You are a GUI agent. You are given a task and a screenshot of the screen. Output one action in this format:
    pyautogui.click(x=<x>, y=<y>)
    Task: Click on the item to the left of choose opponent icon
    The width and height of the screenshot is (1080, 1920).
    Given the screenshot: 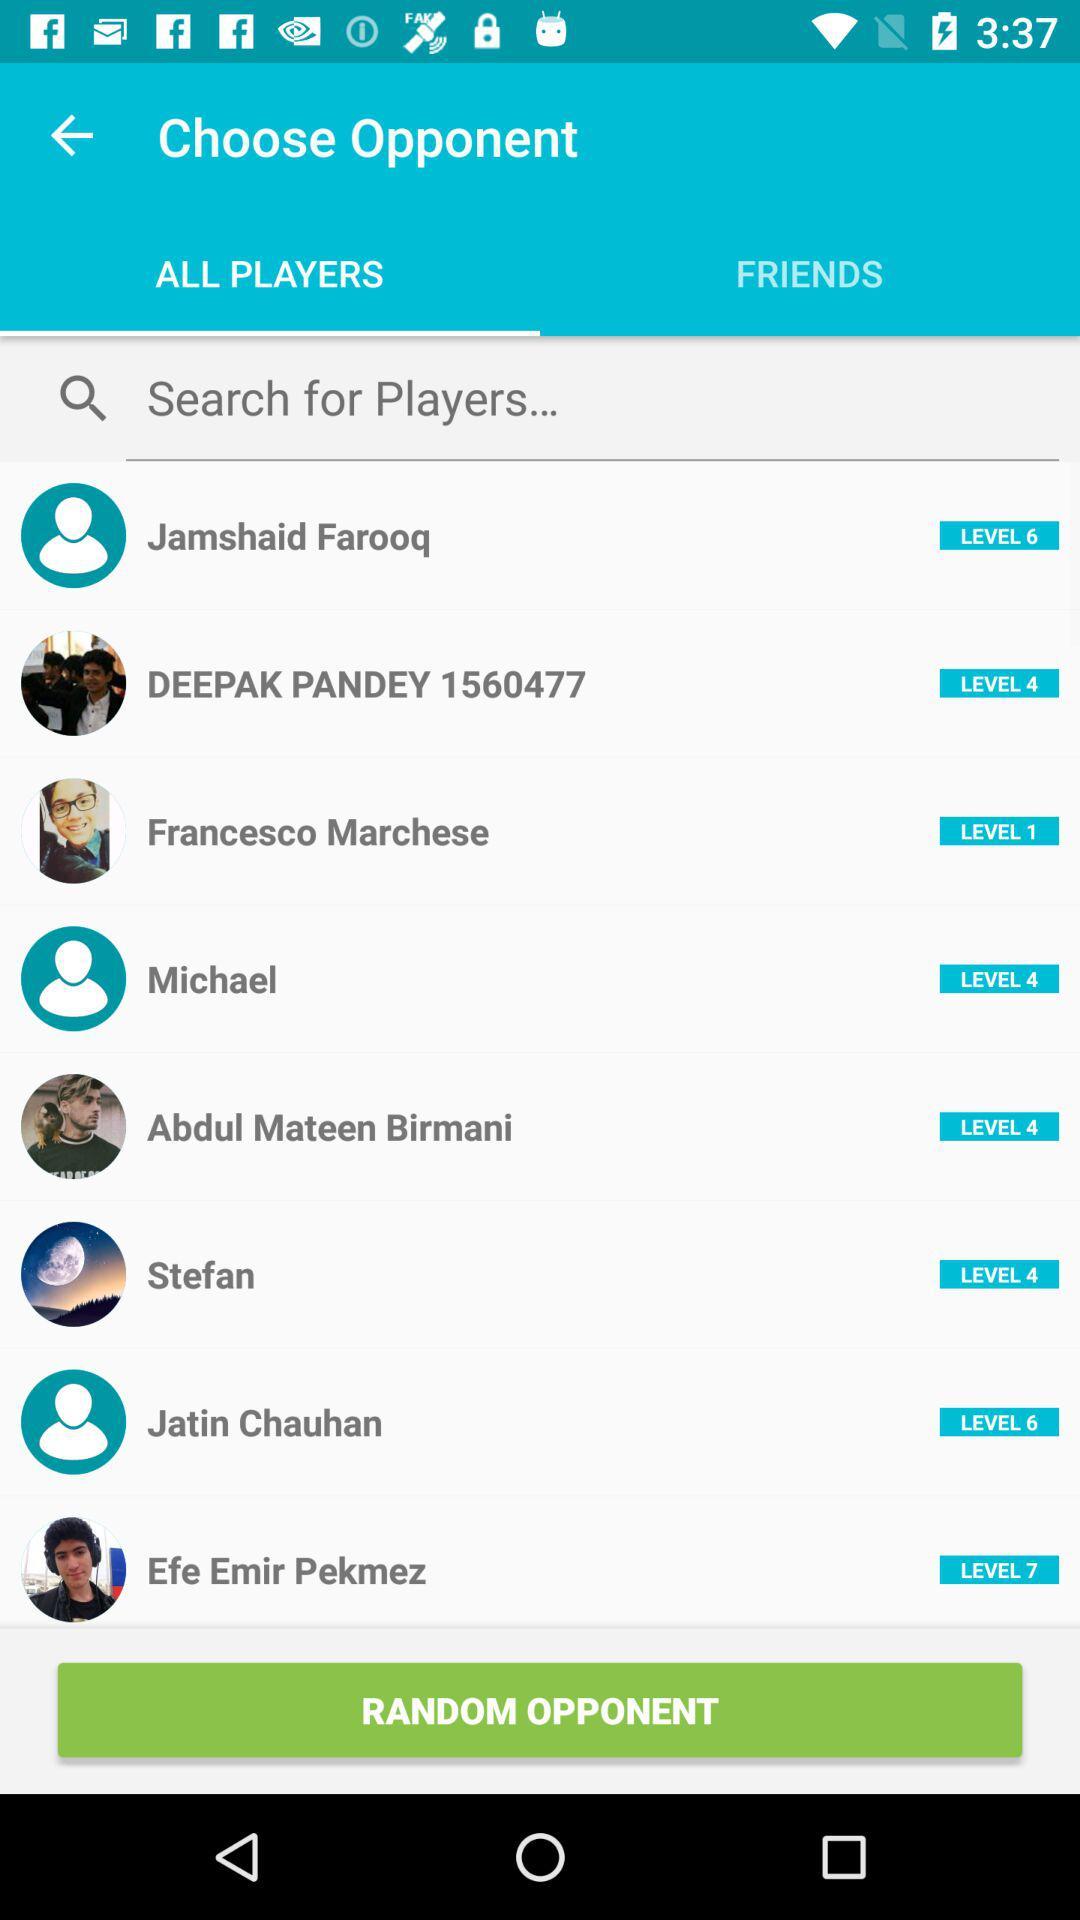 What is the action you would take?
    pyautogui.click(x=72, y=135)
    